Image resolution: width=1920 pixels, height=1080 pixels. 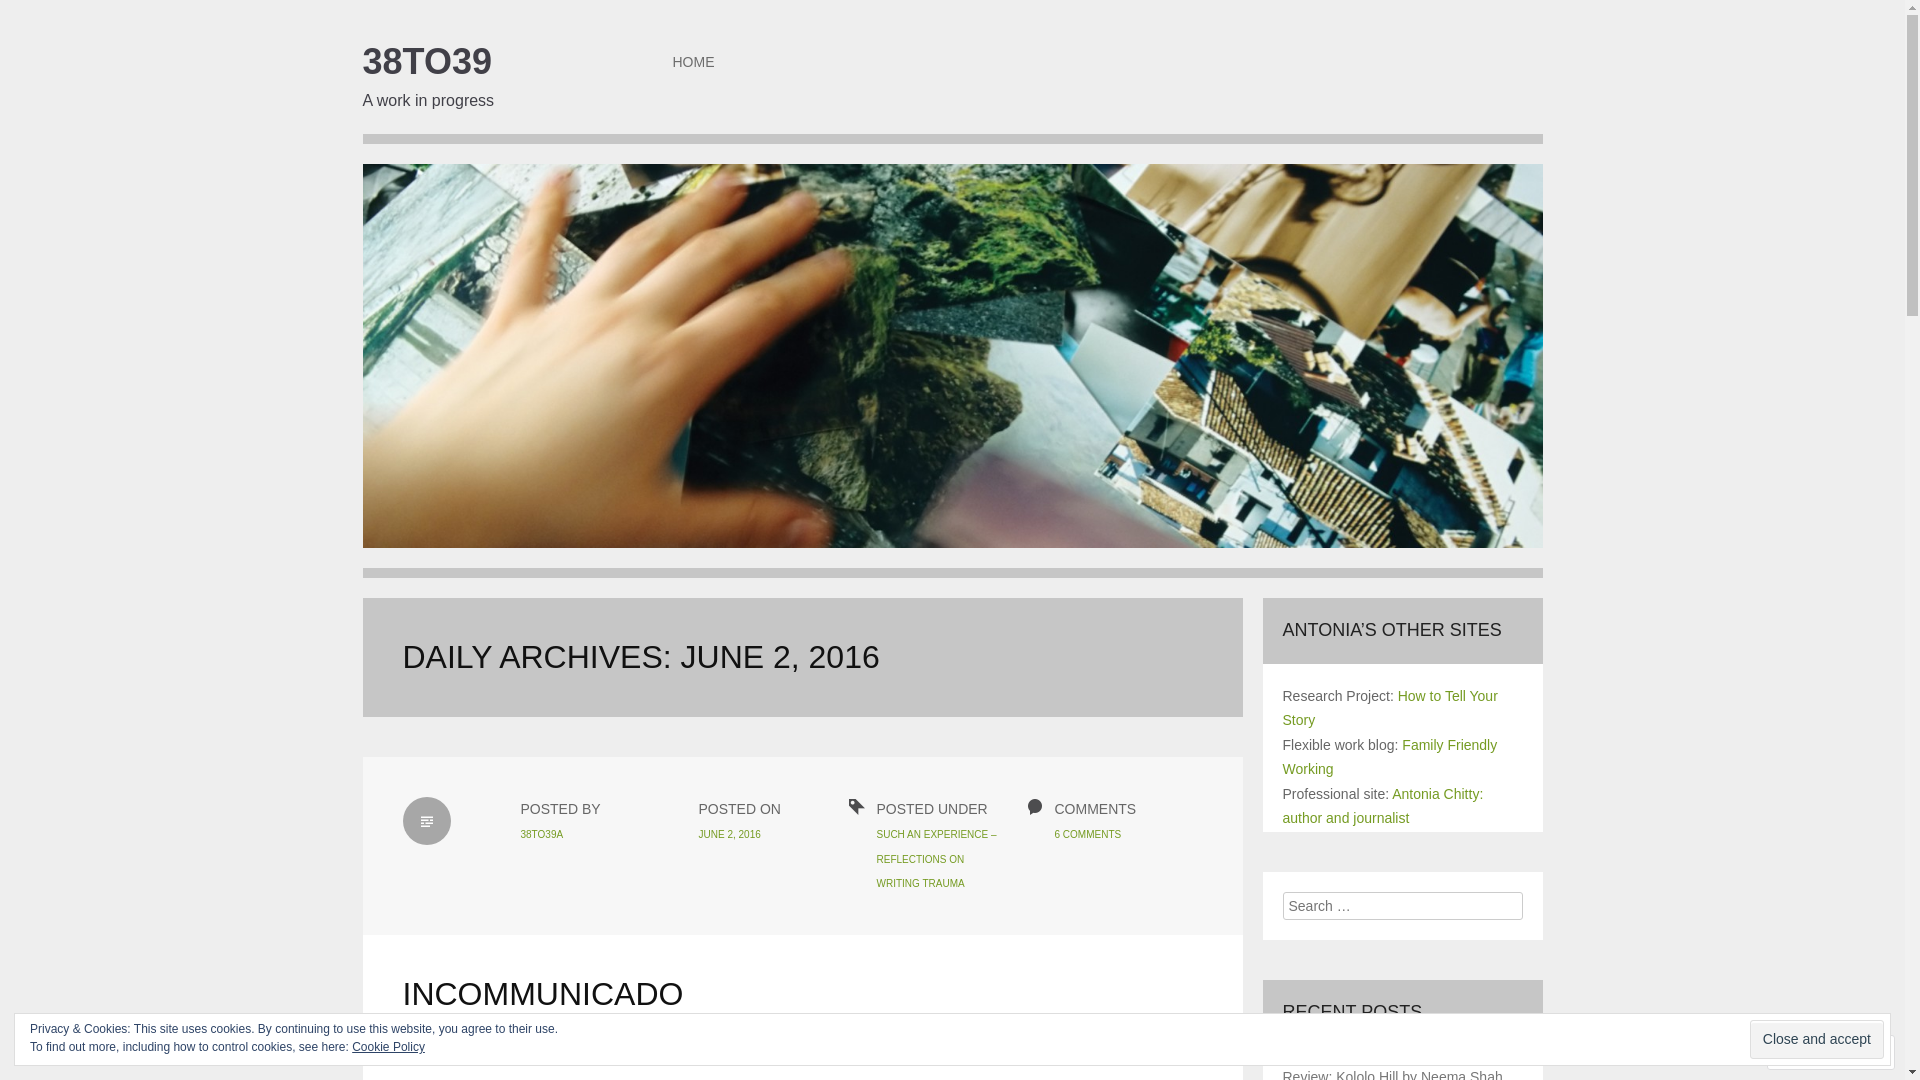 What do you see at coordinates (401, 994) in the screenshot?
I see `'INCOMMUNICADO'` at bounding box center [401, 994].